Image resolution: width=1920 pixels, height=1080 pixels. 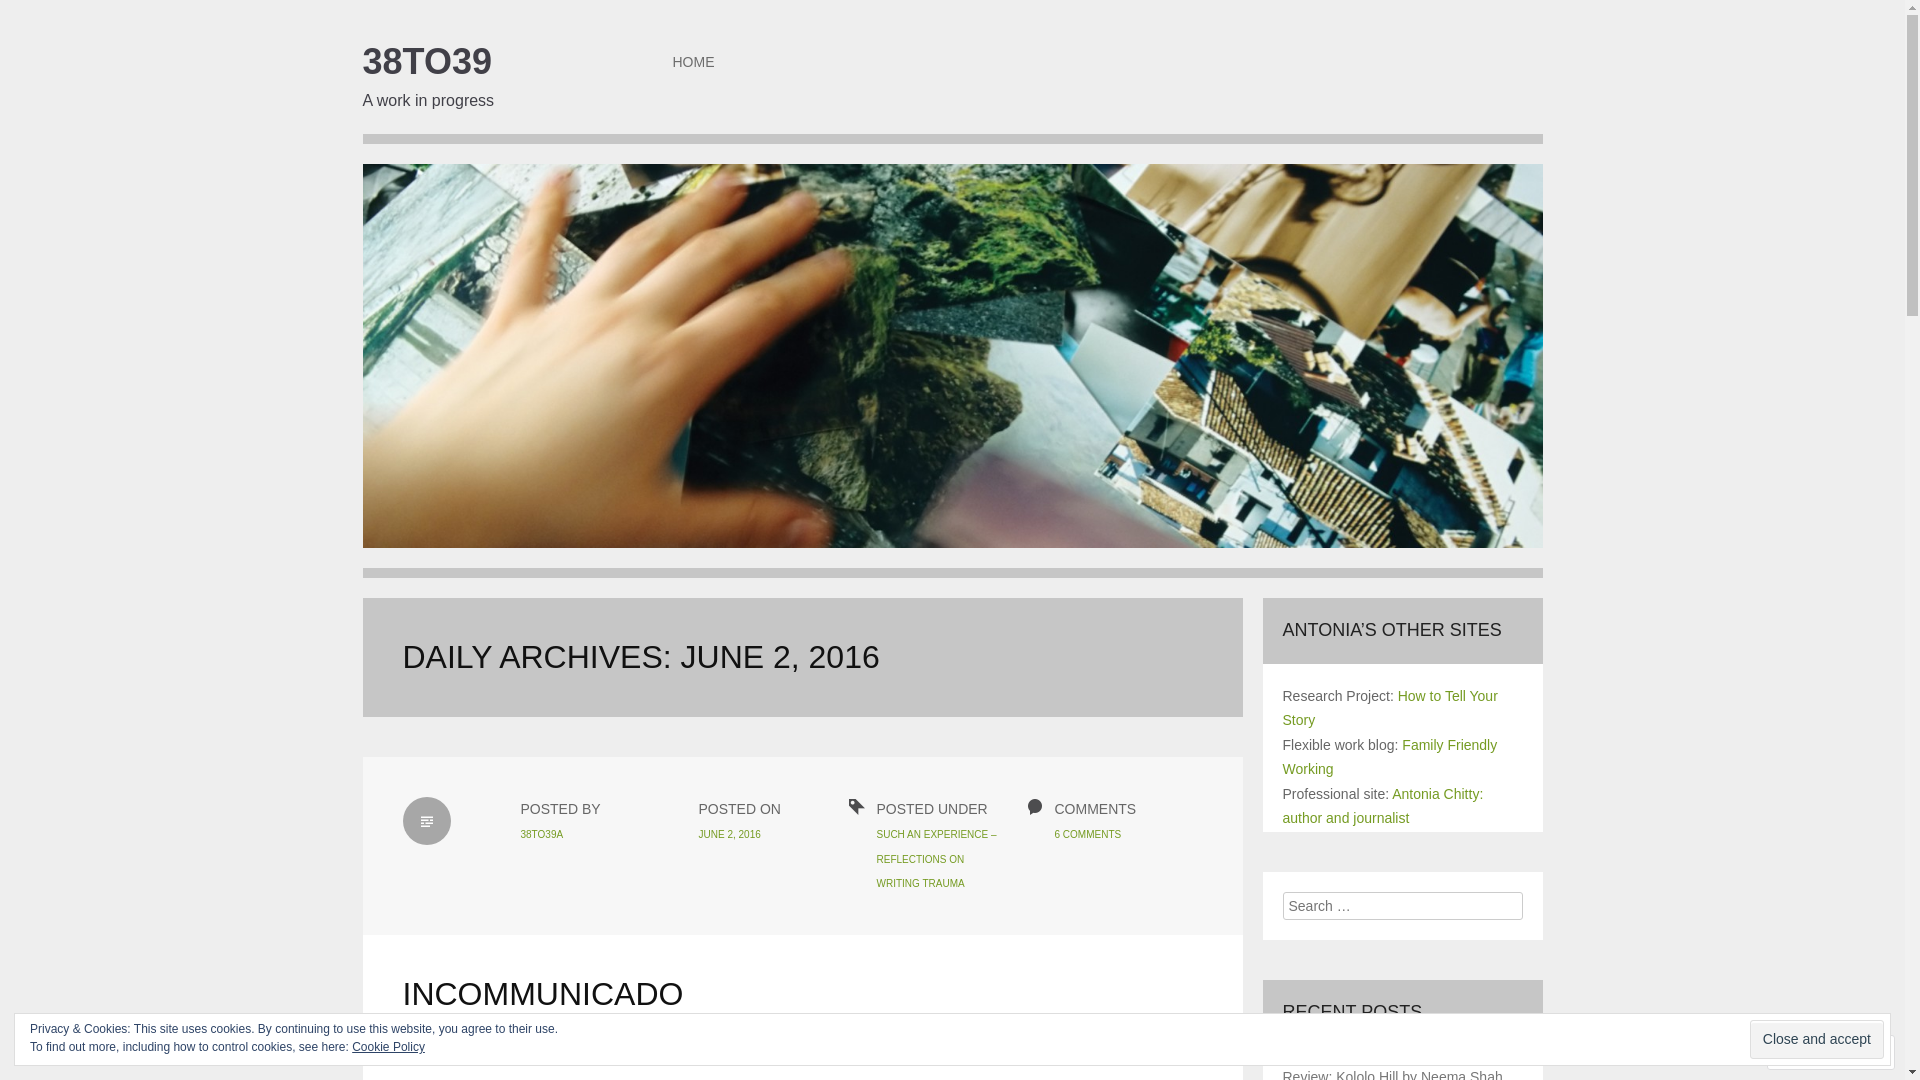 What do you see at coordinates (401, 994) in the screenshot?
I see `'INCOMMUNICADO'` at bounding box center [401, 994].